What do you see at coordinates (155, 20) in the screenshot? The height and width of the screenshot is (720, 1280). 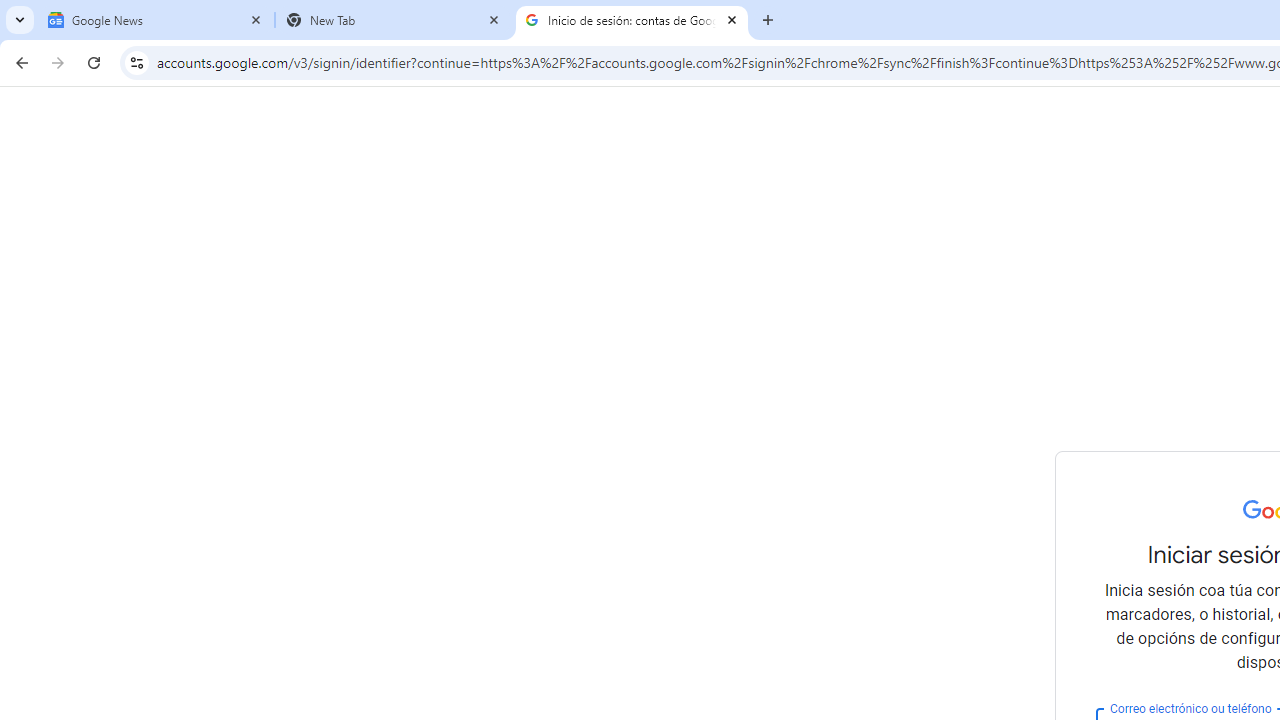 I see `'Google News'` at bounding box center [155, 20].